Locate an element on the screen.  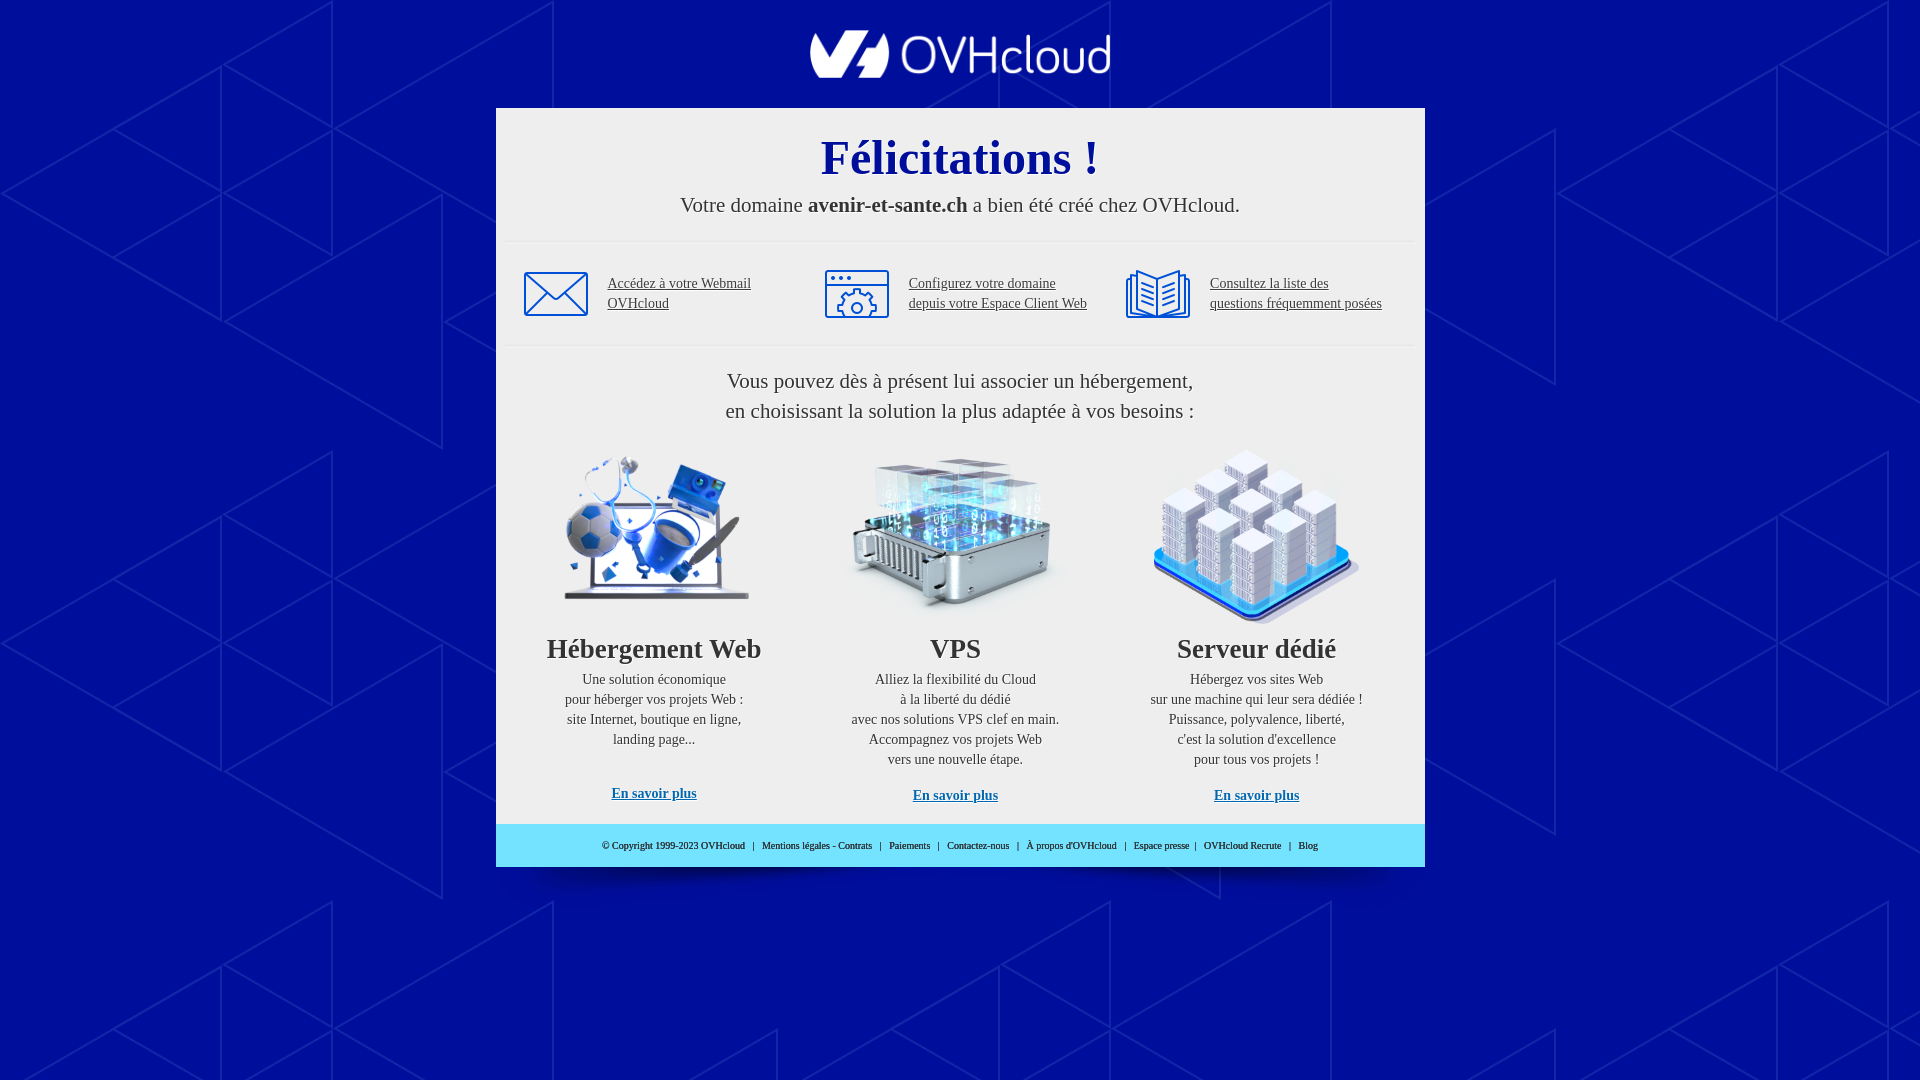
'Contactez-nous' is located at coordinates (978, 845).